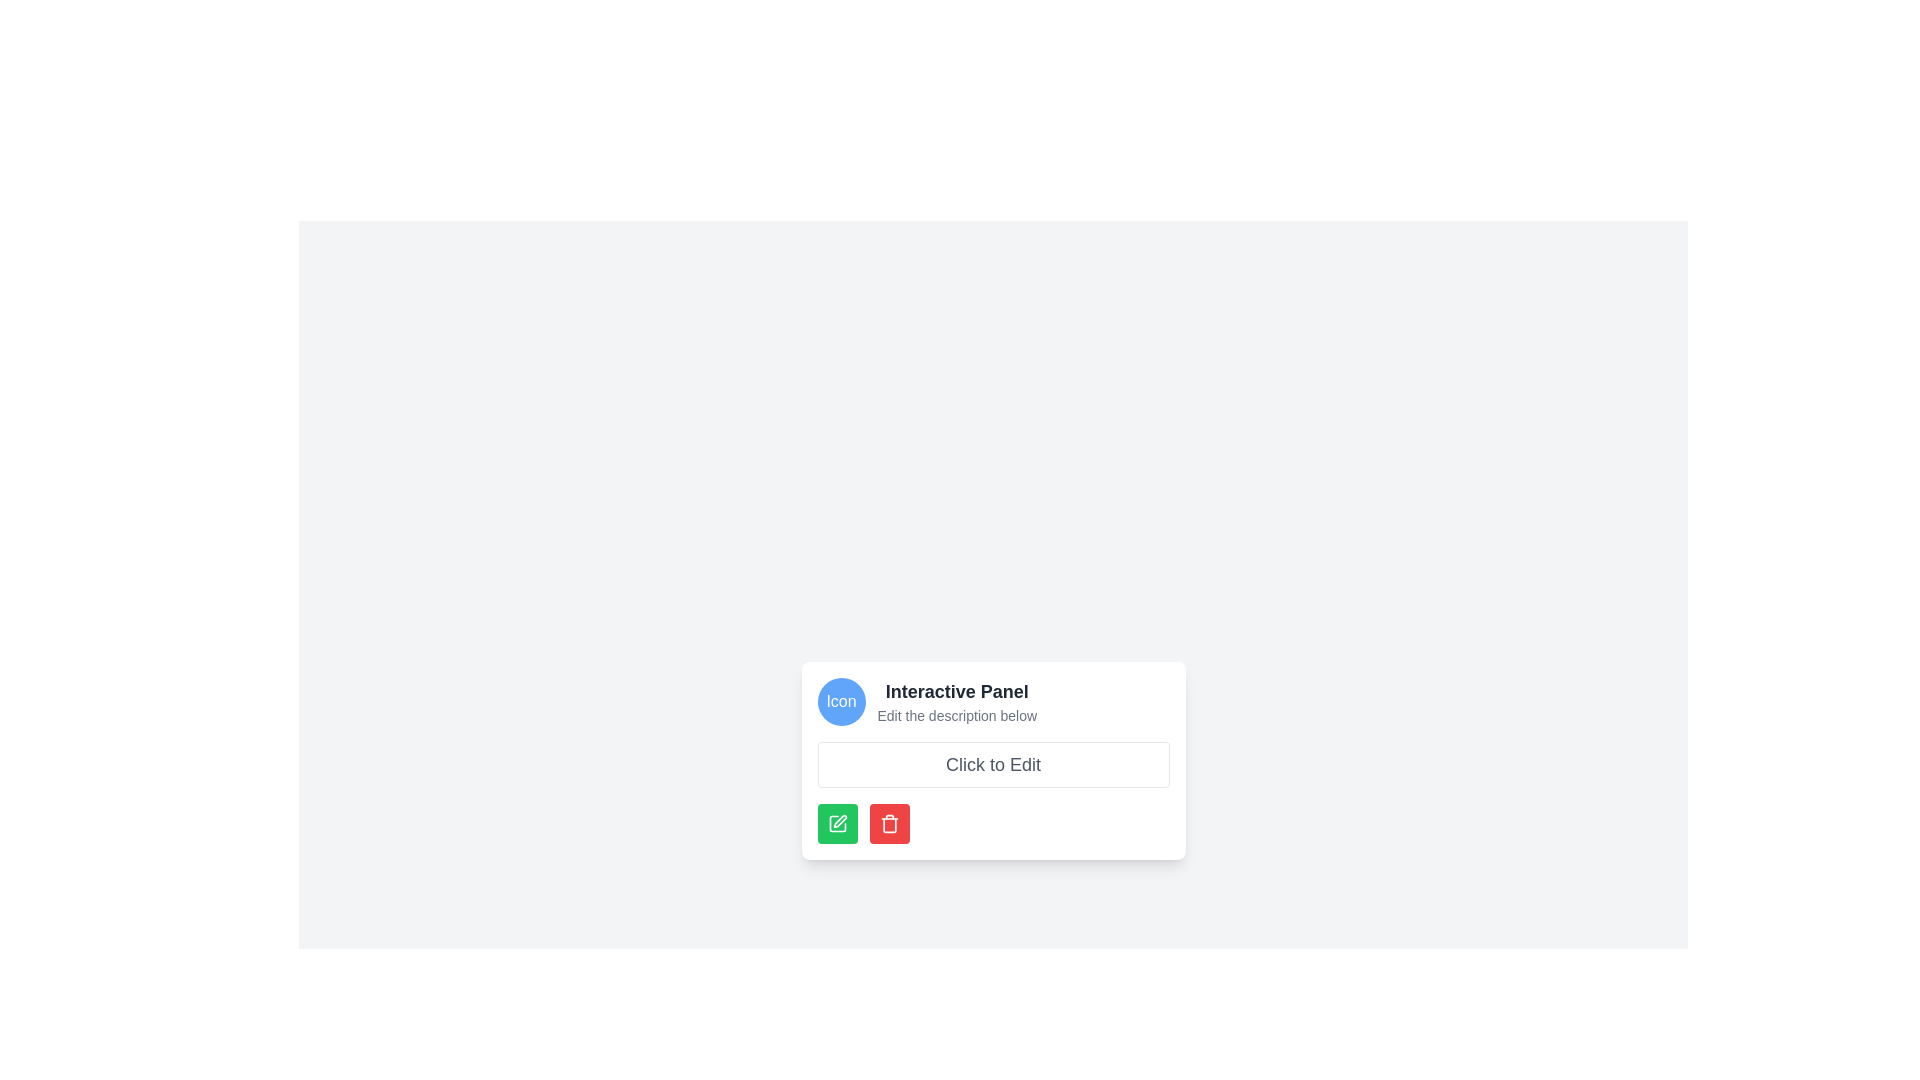 Image resolution: width=1920 pixels, height=1080 pixels. Describe the element at coordinates (955, 701) in the screenshot. I see `the Text element group that contains the title and subtitle, located centrally above the 'Click` at that location.